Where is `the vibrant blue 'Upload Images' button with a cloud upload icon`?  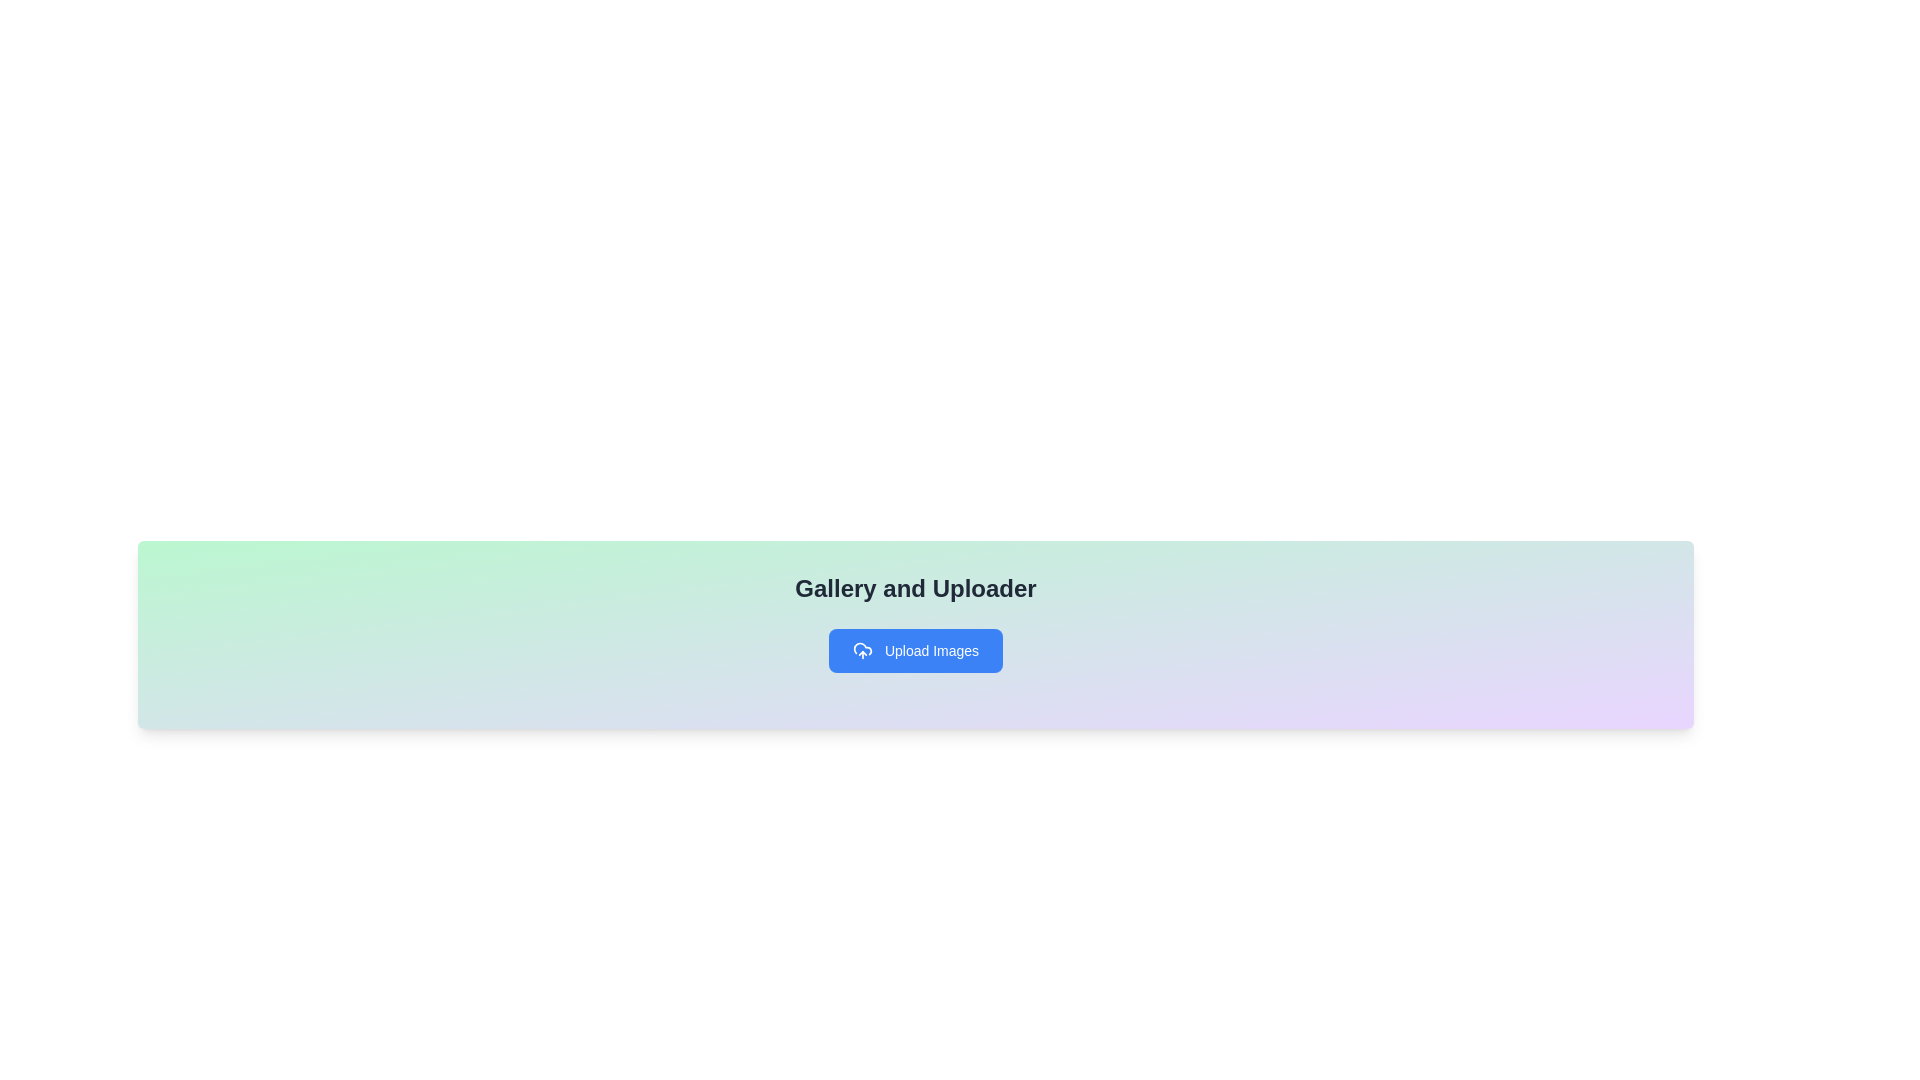 the vibrant blue 'Upload Images' button with a cloud upload icon is located at coordinates (915, 651).